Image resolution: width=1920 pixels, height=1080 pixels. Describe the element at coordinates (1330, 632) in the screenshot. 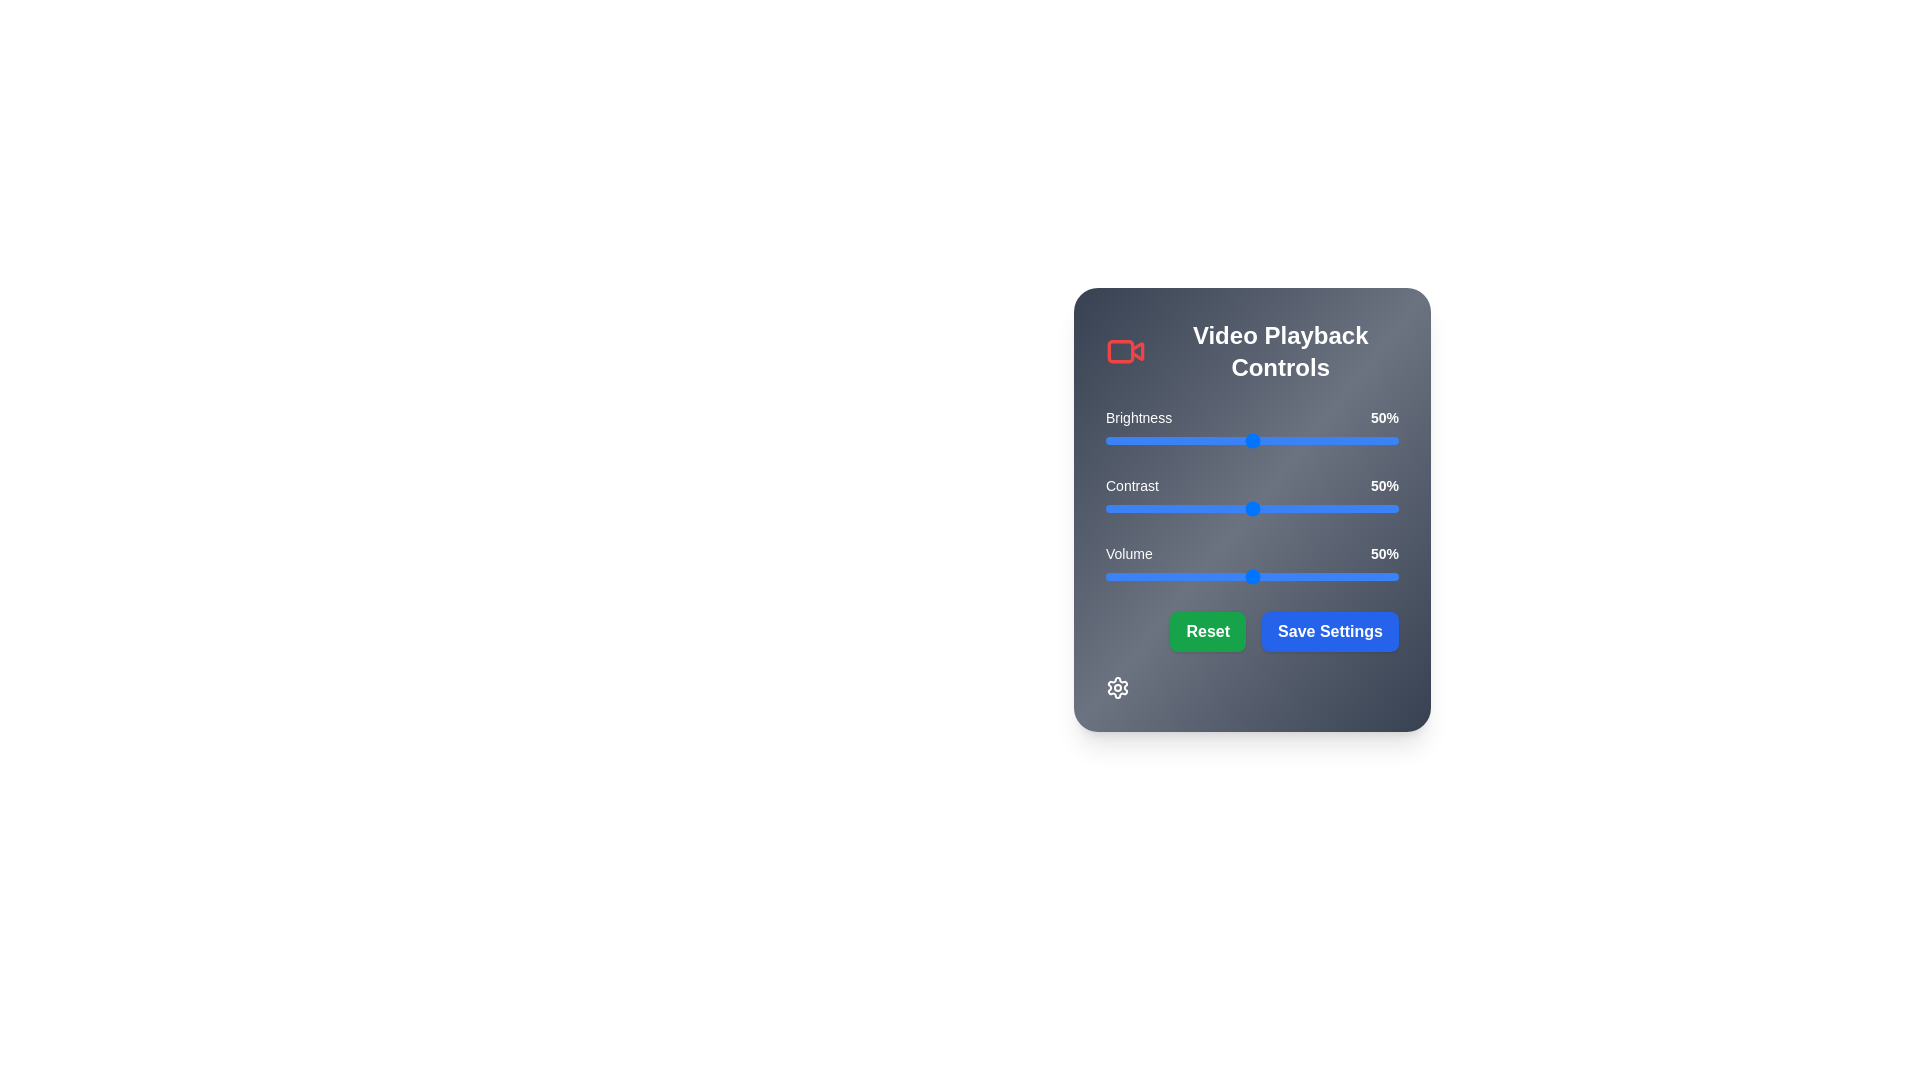

I see `the confirmation button located at the bottom right of the 'Video Playback Controls' card` at that location.